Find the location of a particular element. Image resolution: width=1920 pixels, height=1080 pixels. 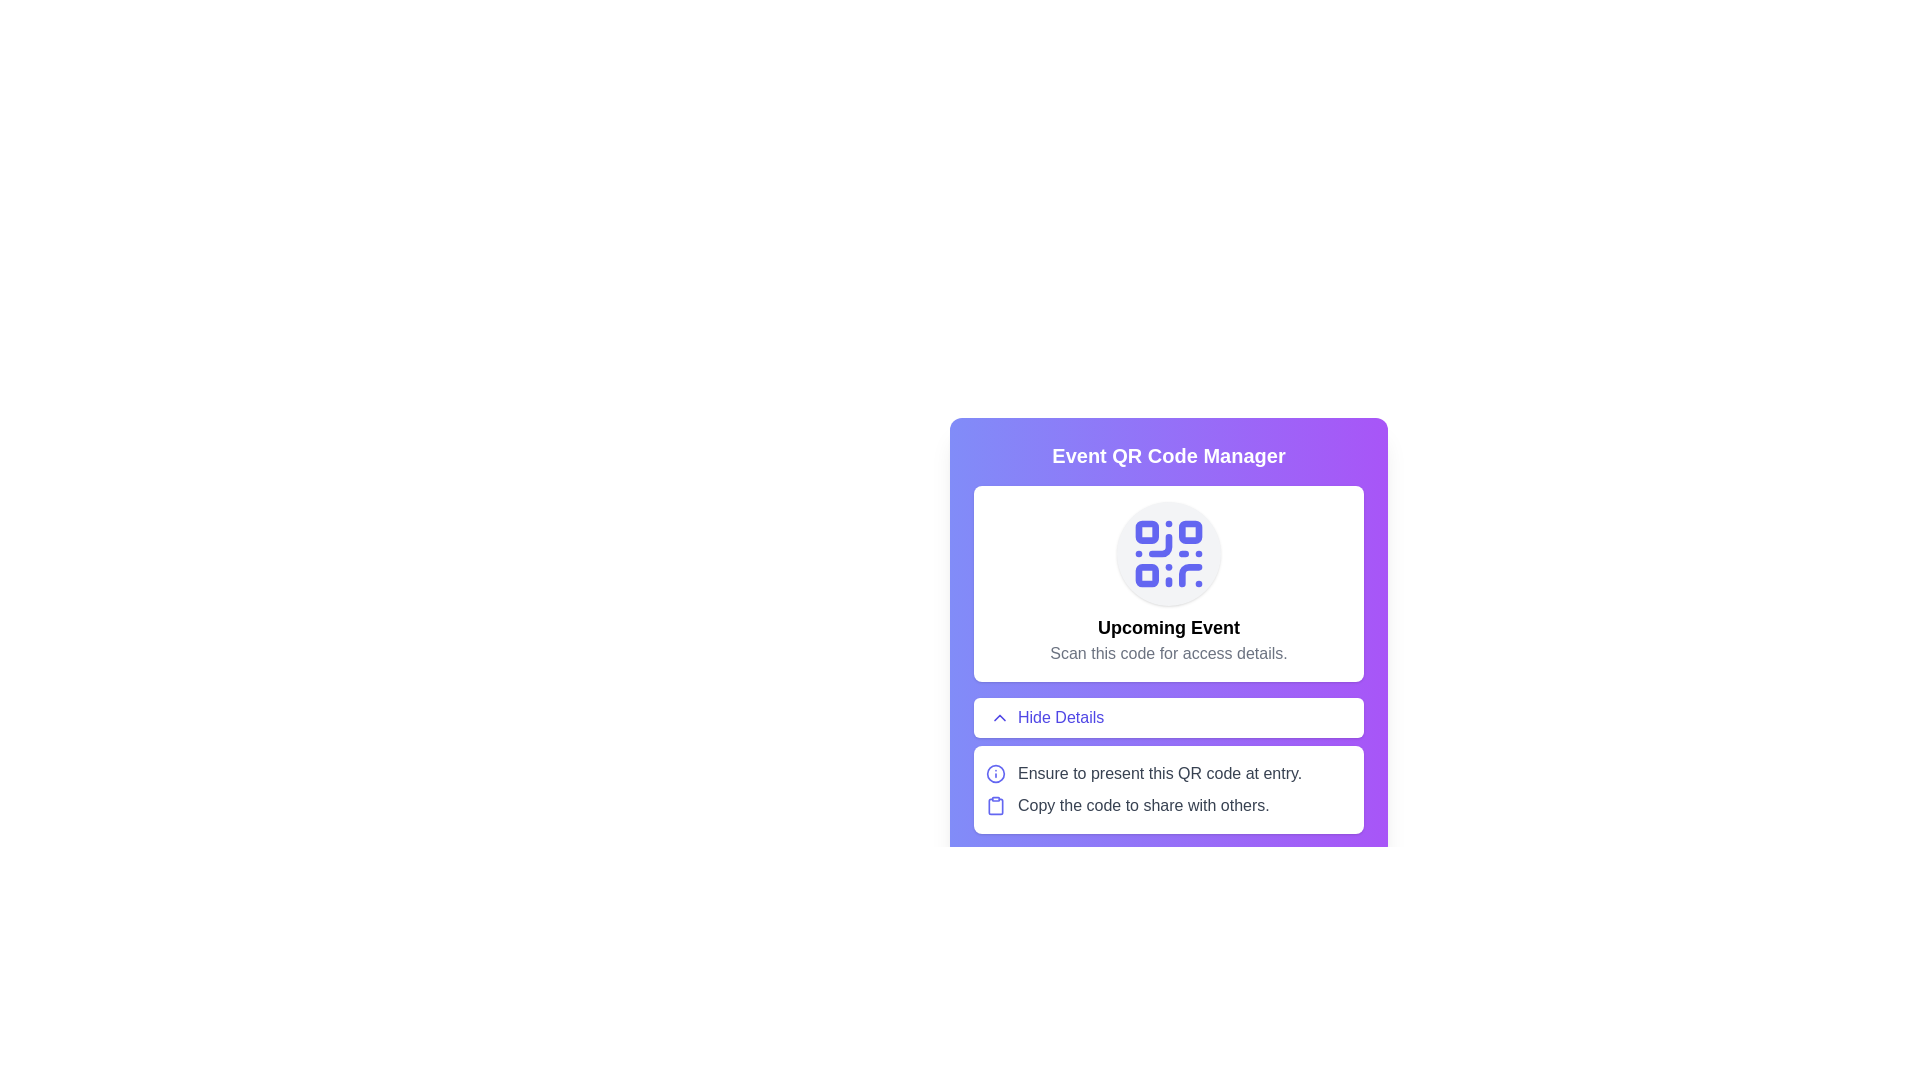

the text label displaying 'Upcoming Event' in a large, bold font, located within a light purple card interface, positioned above the text 'Scan this code for access details.' is located at coordinates (1169, 627).